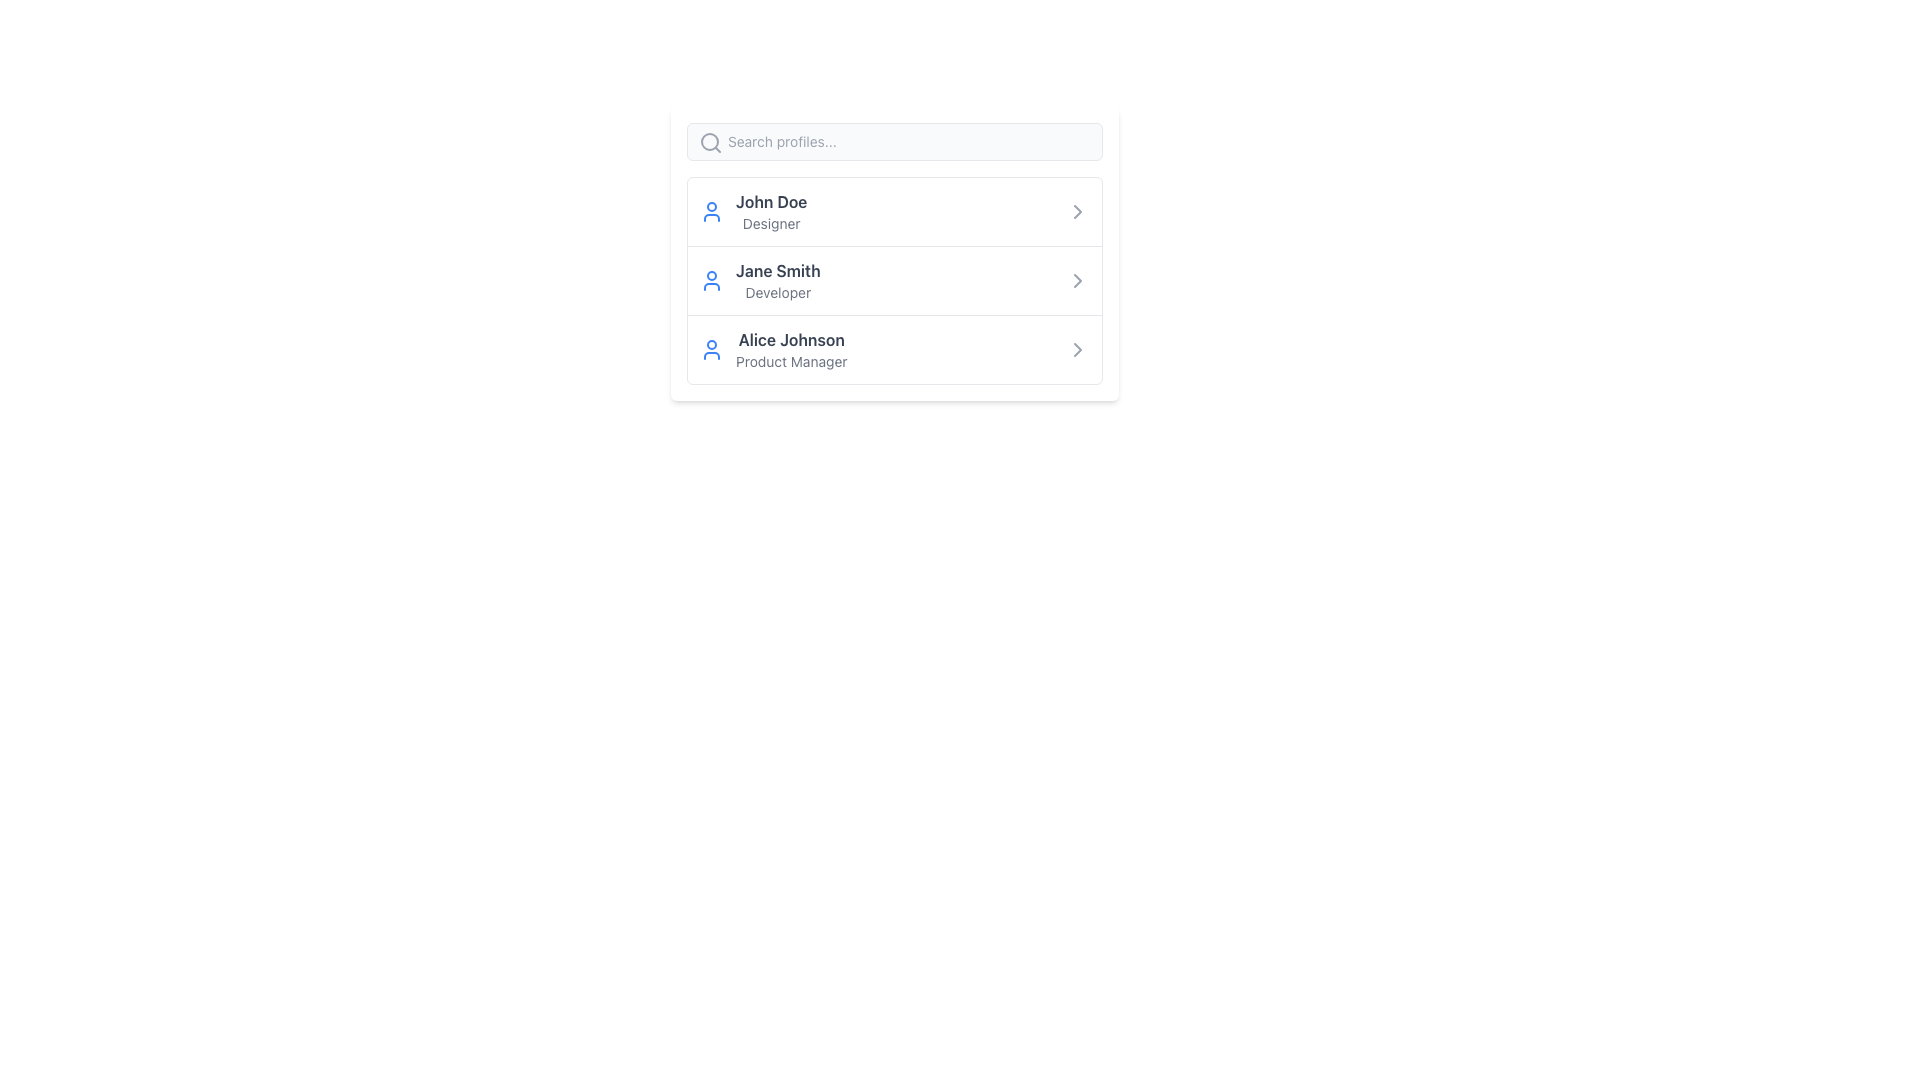 Image resolution: width=1920 pixels, height=1080 pixels. I want to click on the user avatar icon with a blue outline and white background associated with 'Alice Johnson', the Product Manager, so click(711, 349).